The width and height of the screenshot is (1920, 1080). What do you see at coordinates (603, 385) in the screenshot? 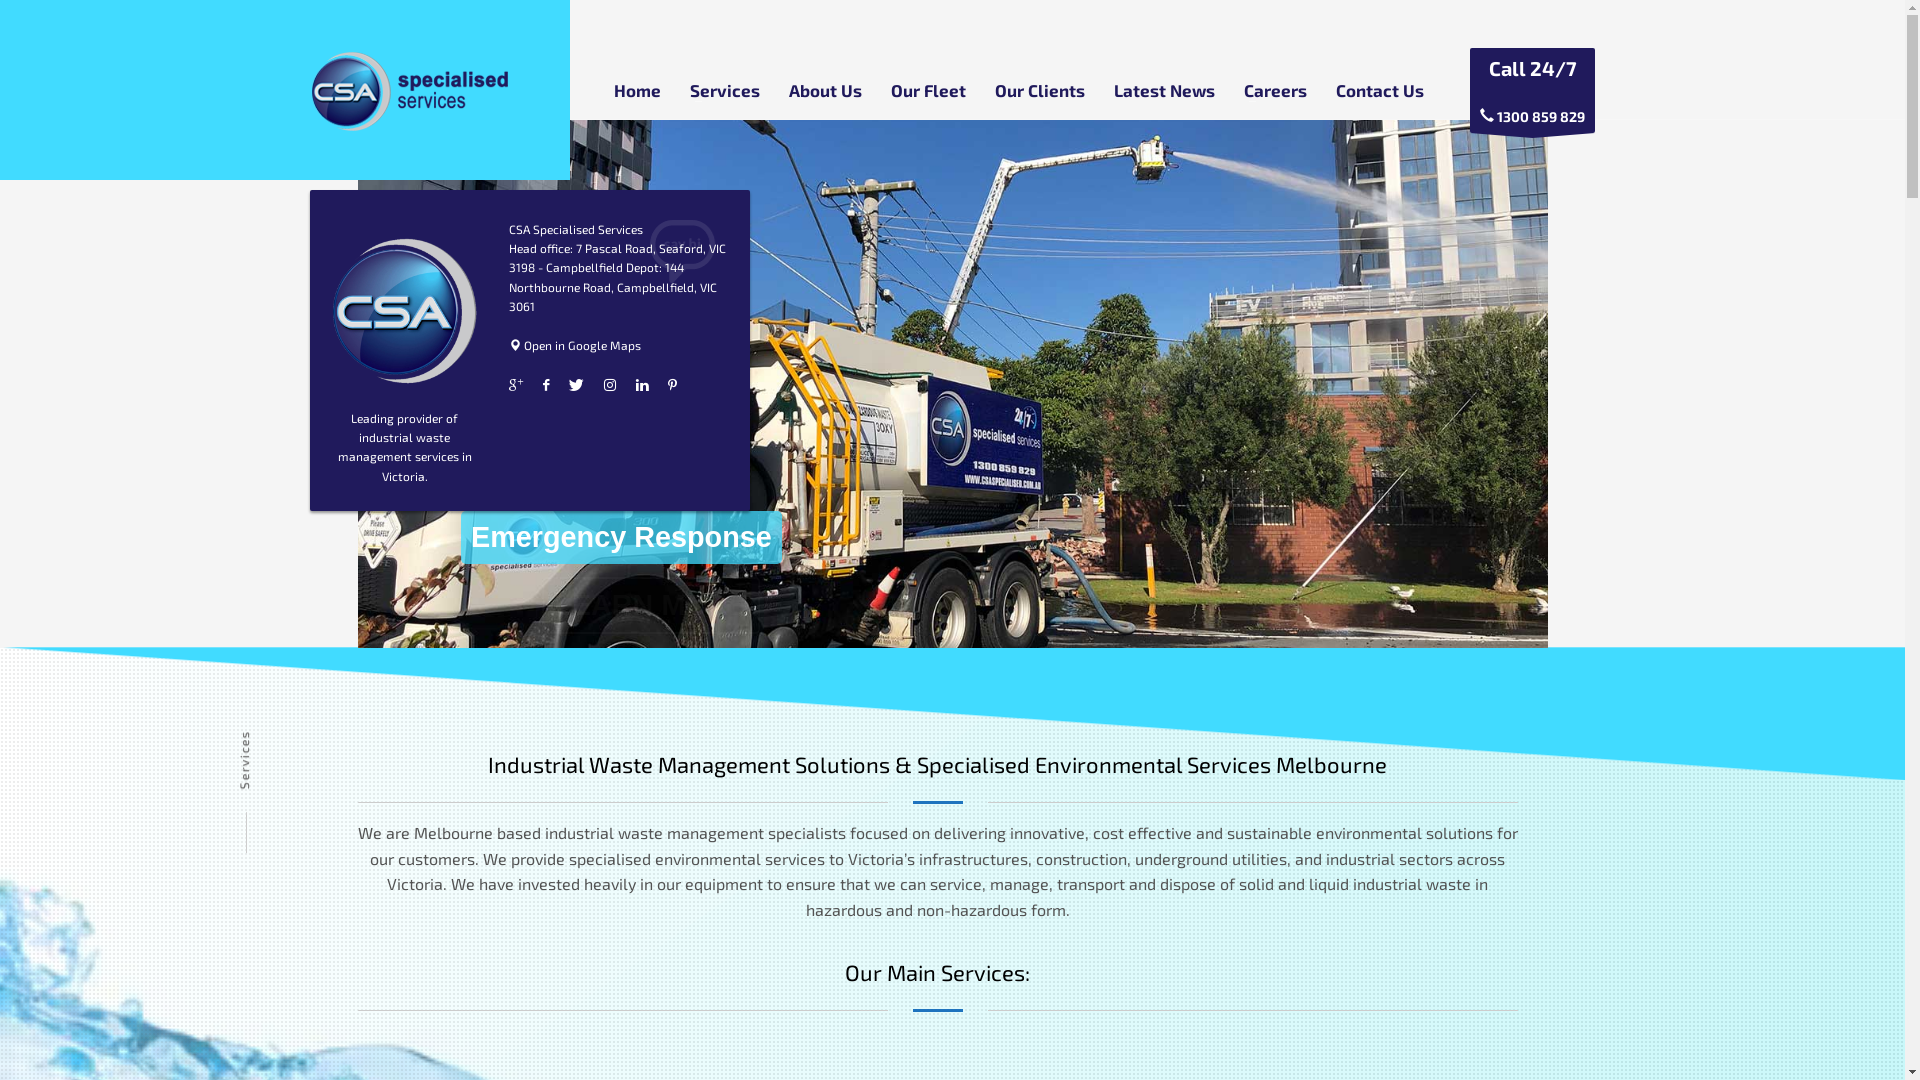
I see `'CSA Specialised Instagram'` at bounding box center [603, 385].